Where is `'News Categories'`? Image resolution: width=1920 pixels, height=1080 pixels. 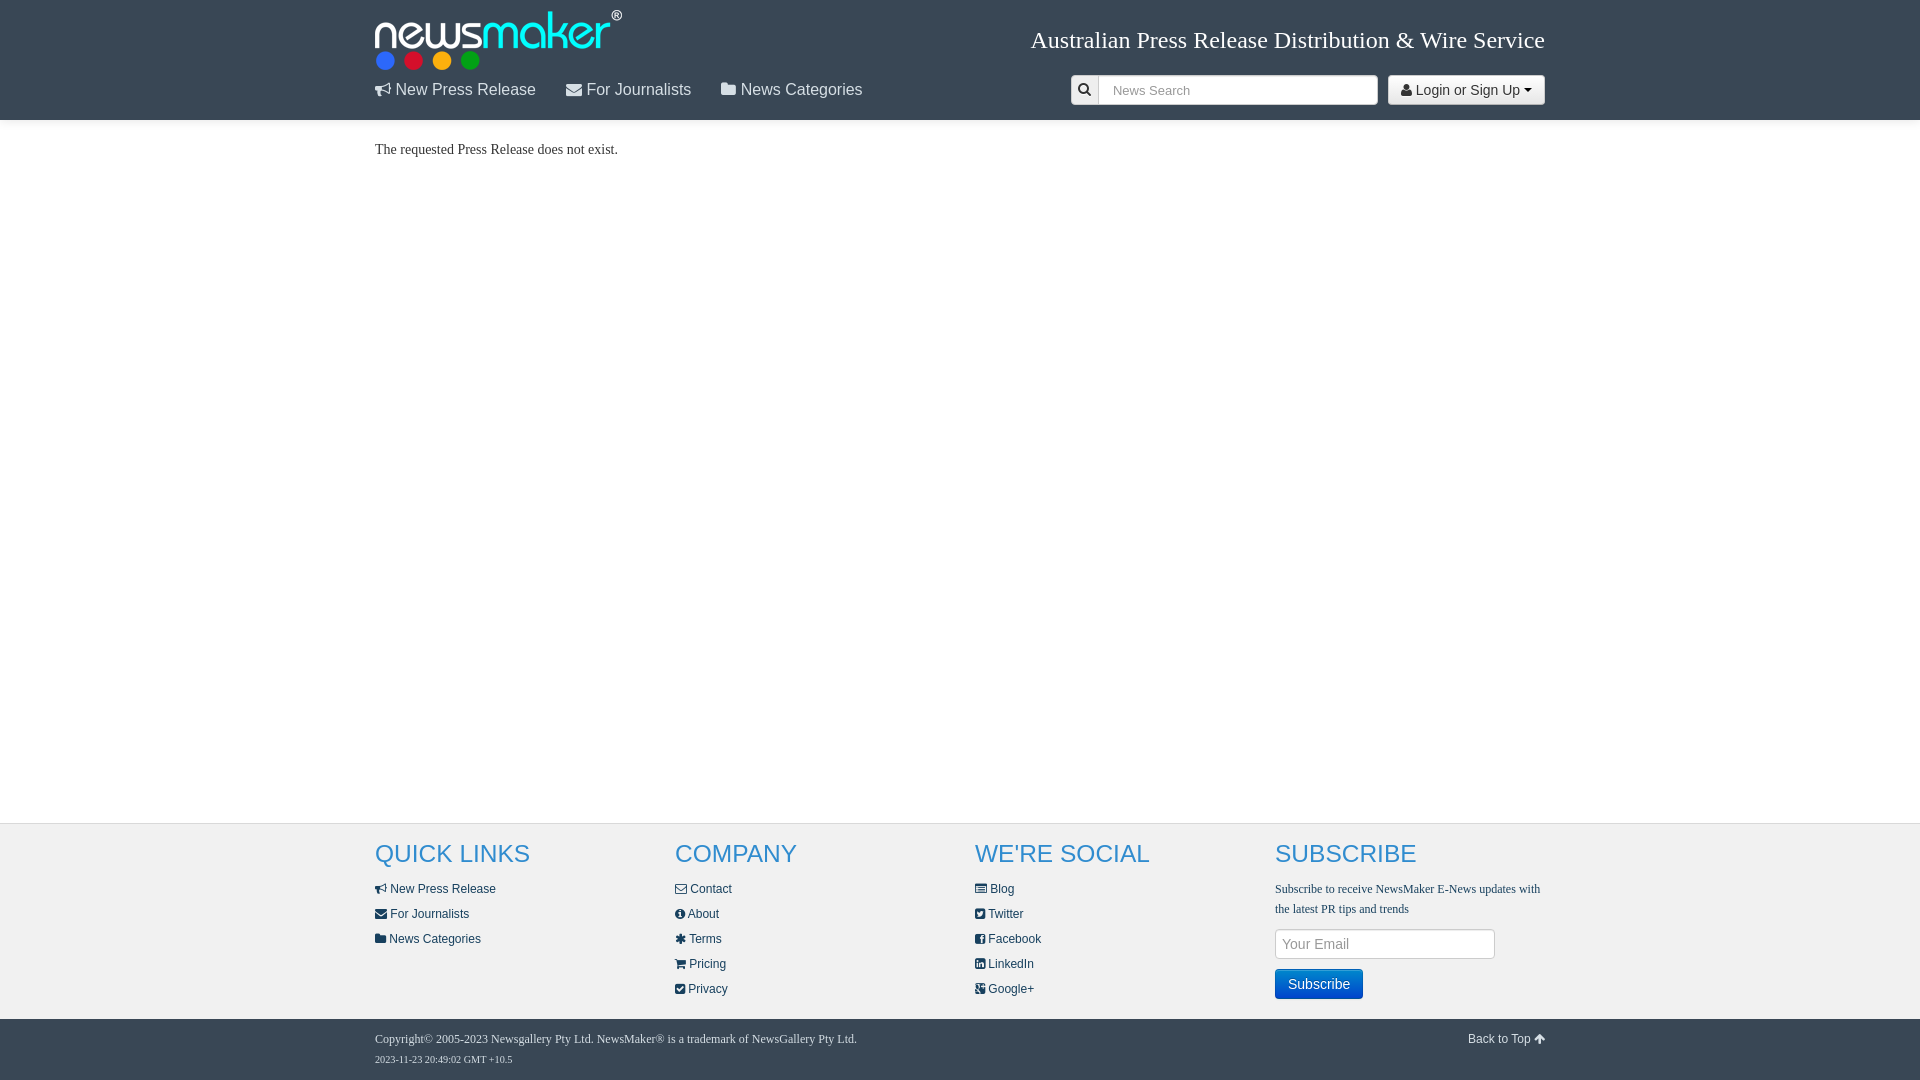
'News Categories' is located at coordinates (426, 938).